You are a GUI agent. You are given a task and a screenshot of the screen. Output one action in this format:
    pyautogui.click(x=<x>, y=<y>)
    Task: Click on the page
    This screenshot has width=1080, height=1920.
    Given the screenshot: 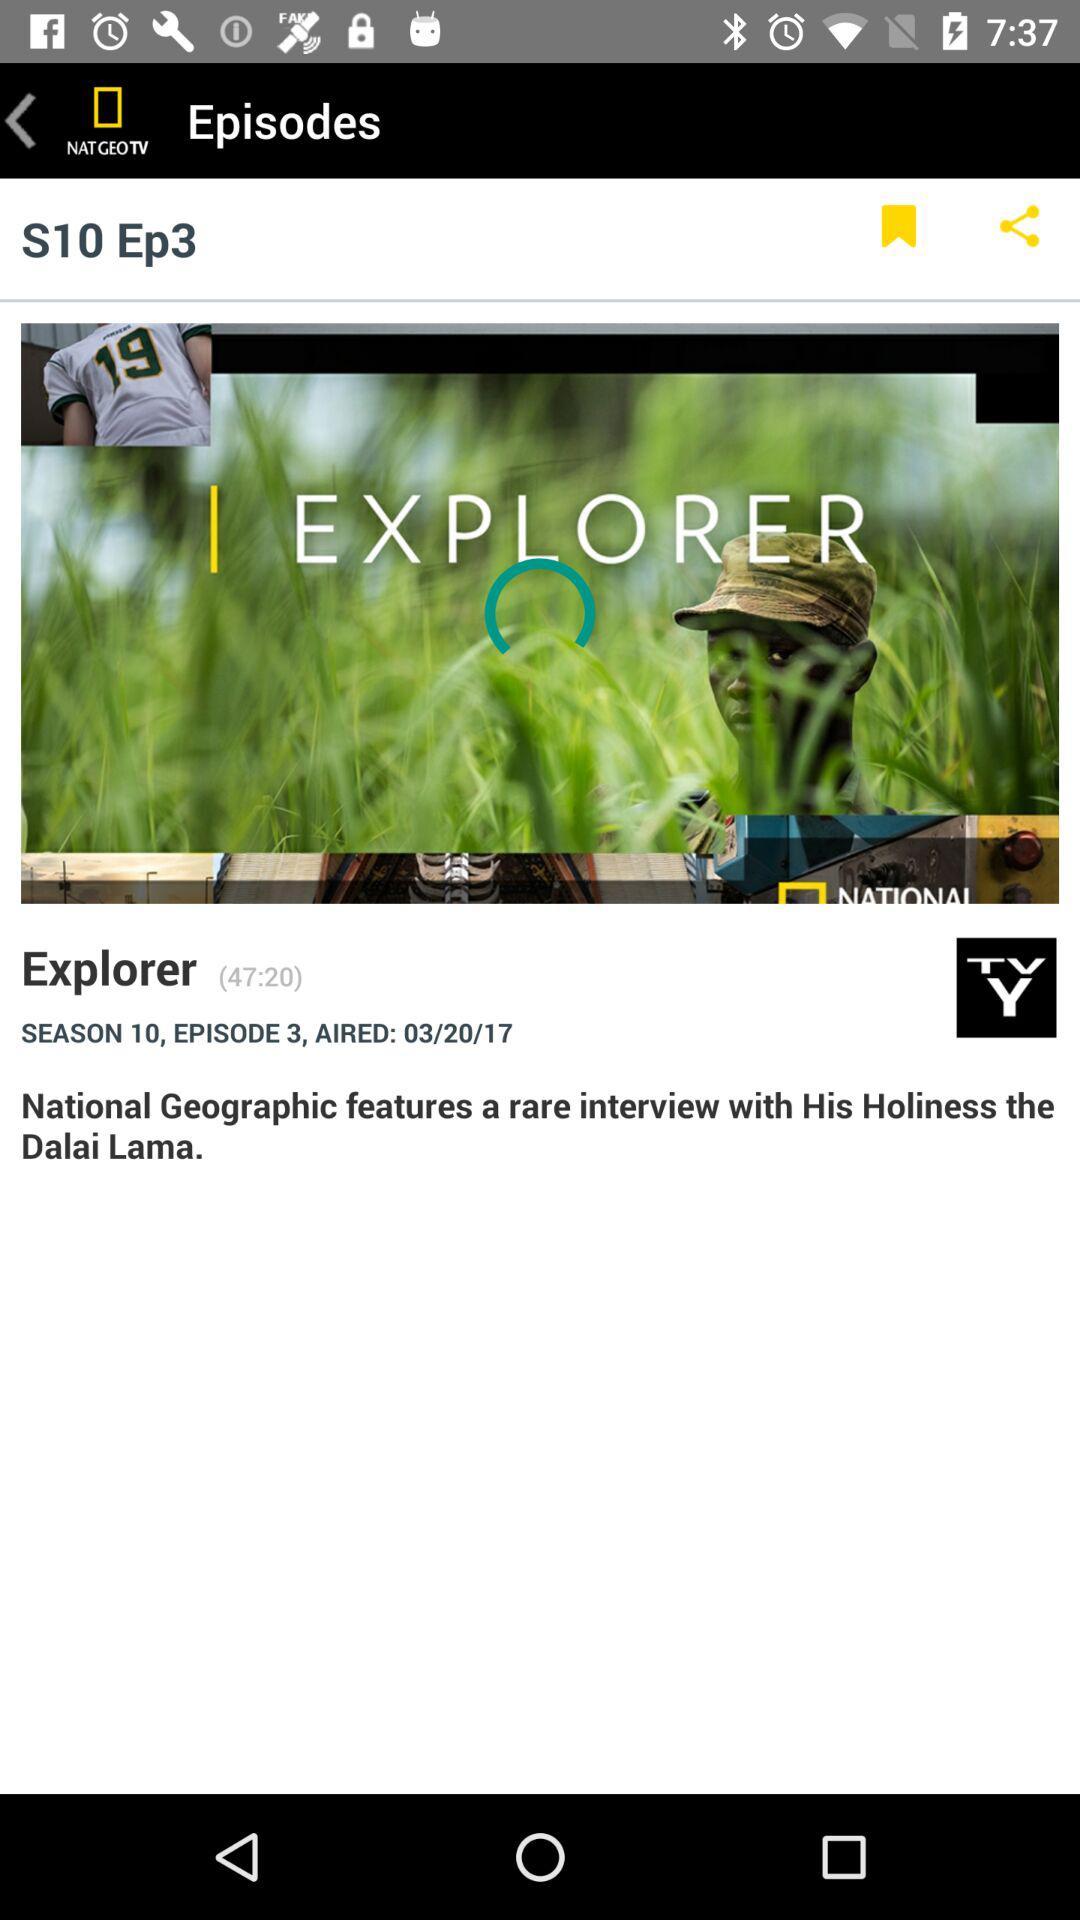 What is the action you would take?
    pyautogui.click(x=897, y=238)
    